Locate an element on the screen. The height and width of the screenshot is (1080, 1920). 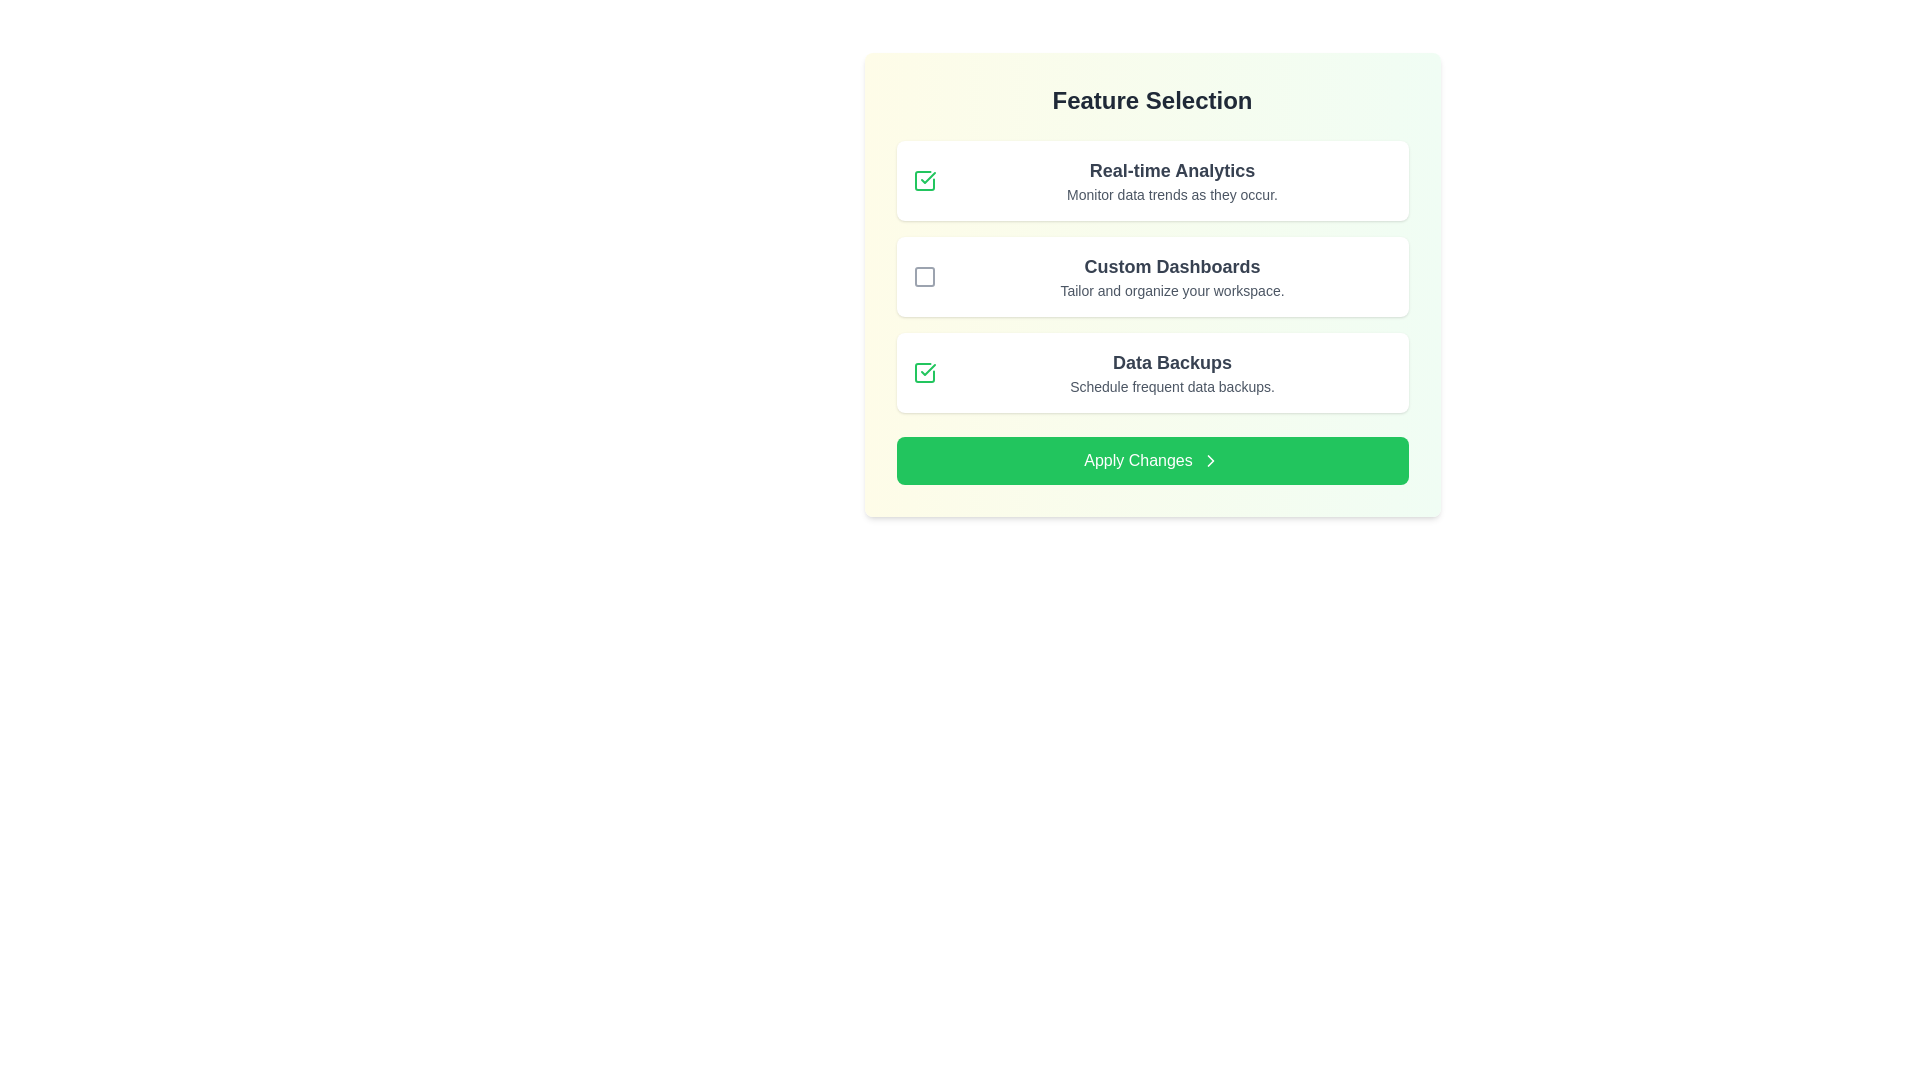
the Informational display panel labeled 'Custom Dashboards' is located at coordinates (1152, 277).